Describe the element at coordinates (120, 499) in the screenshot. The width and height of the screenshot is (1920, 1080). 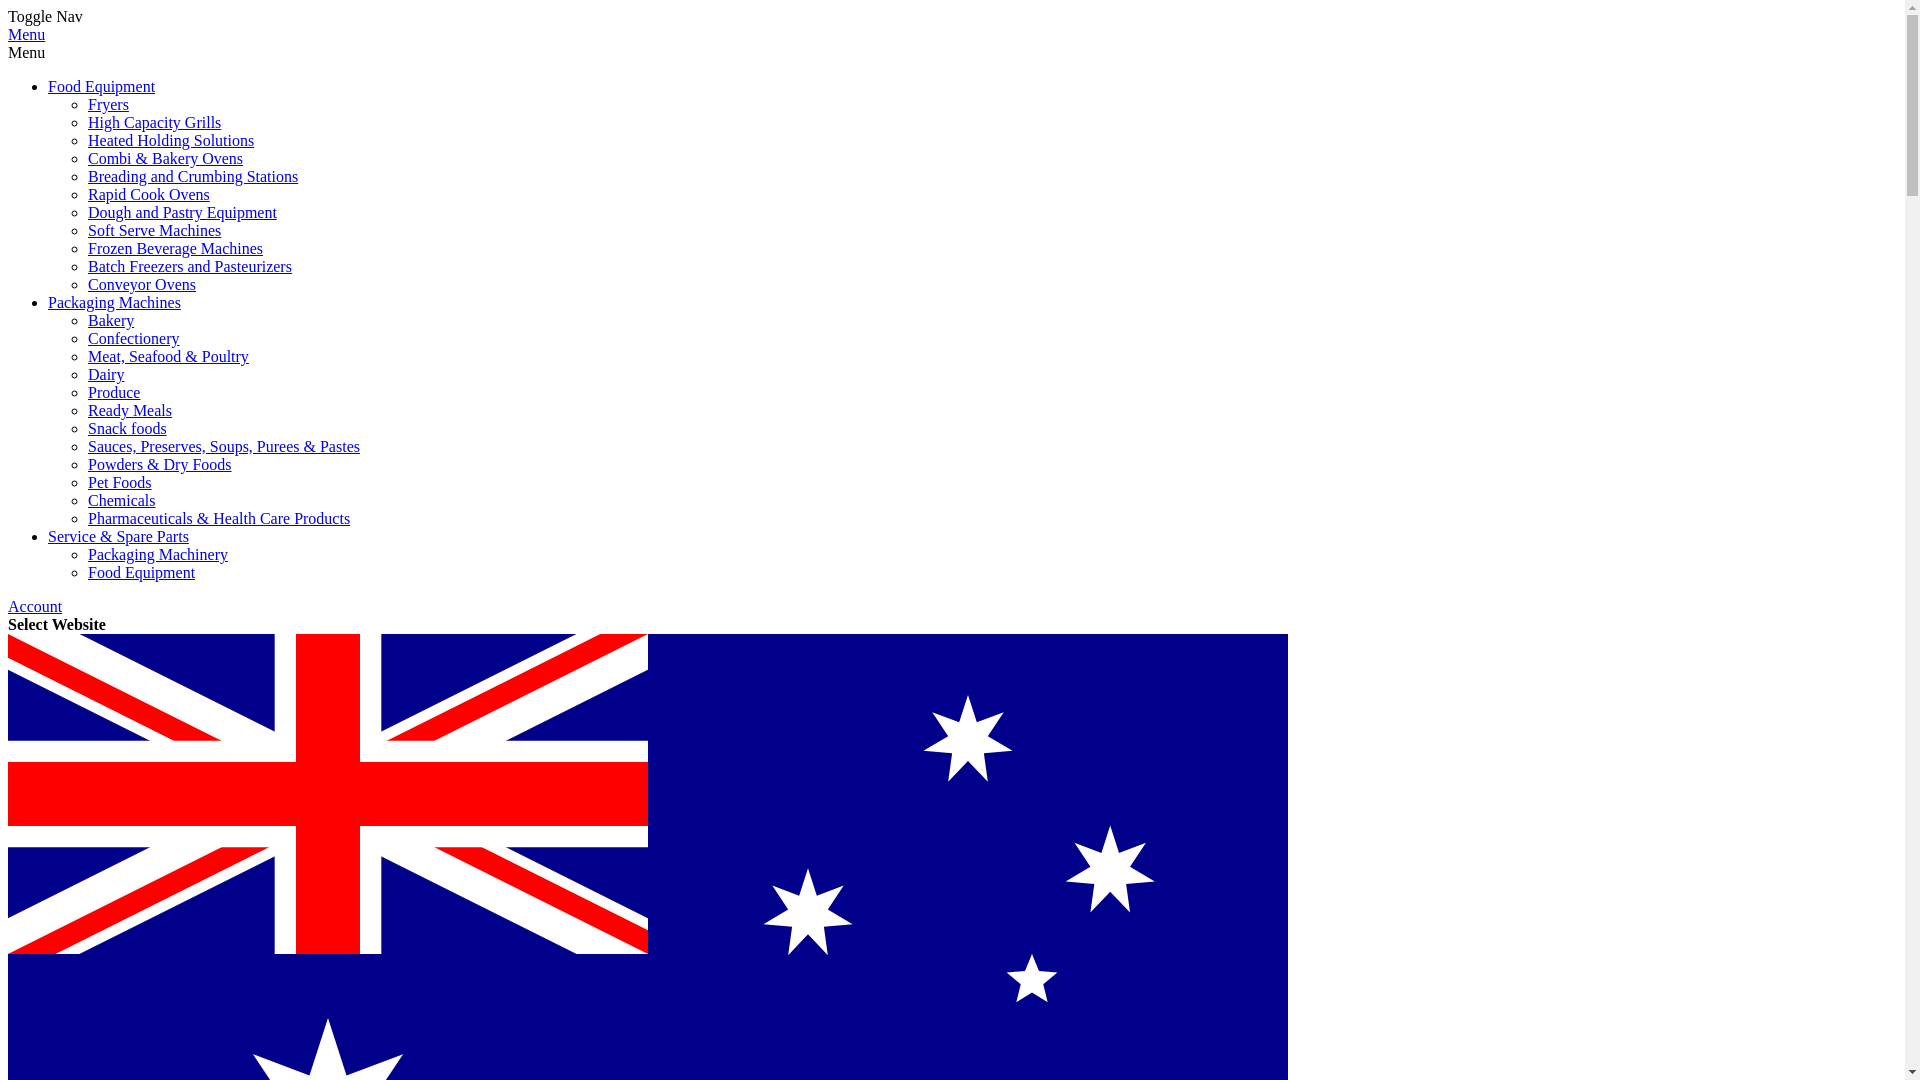
I see `'Chemicals'` at that location.